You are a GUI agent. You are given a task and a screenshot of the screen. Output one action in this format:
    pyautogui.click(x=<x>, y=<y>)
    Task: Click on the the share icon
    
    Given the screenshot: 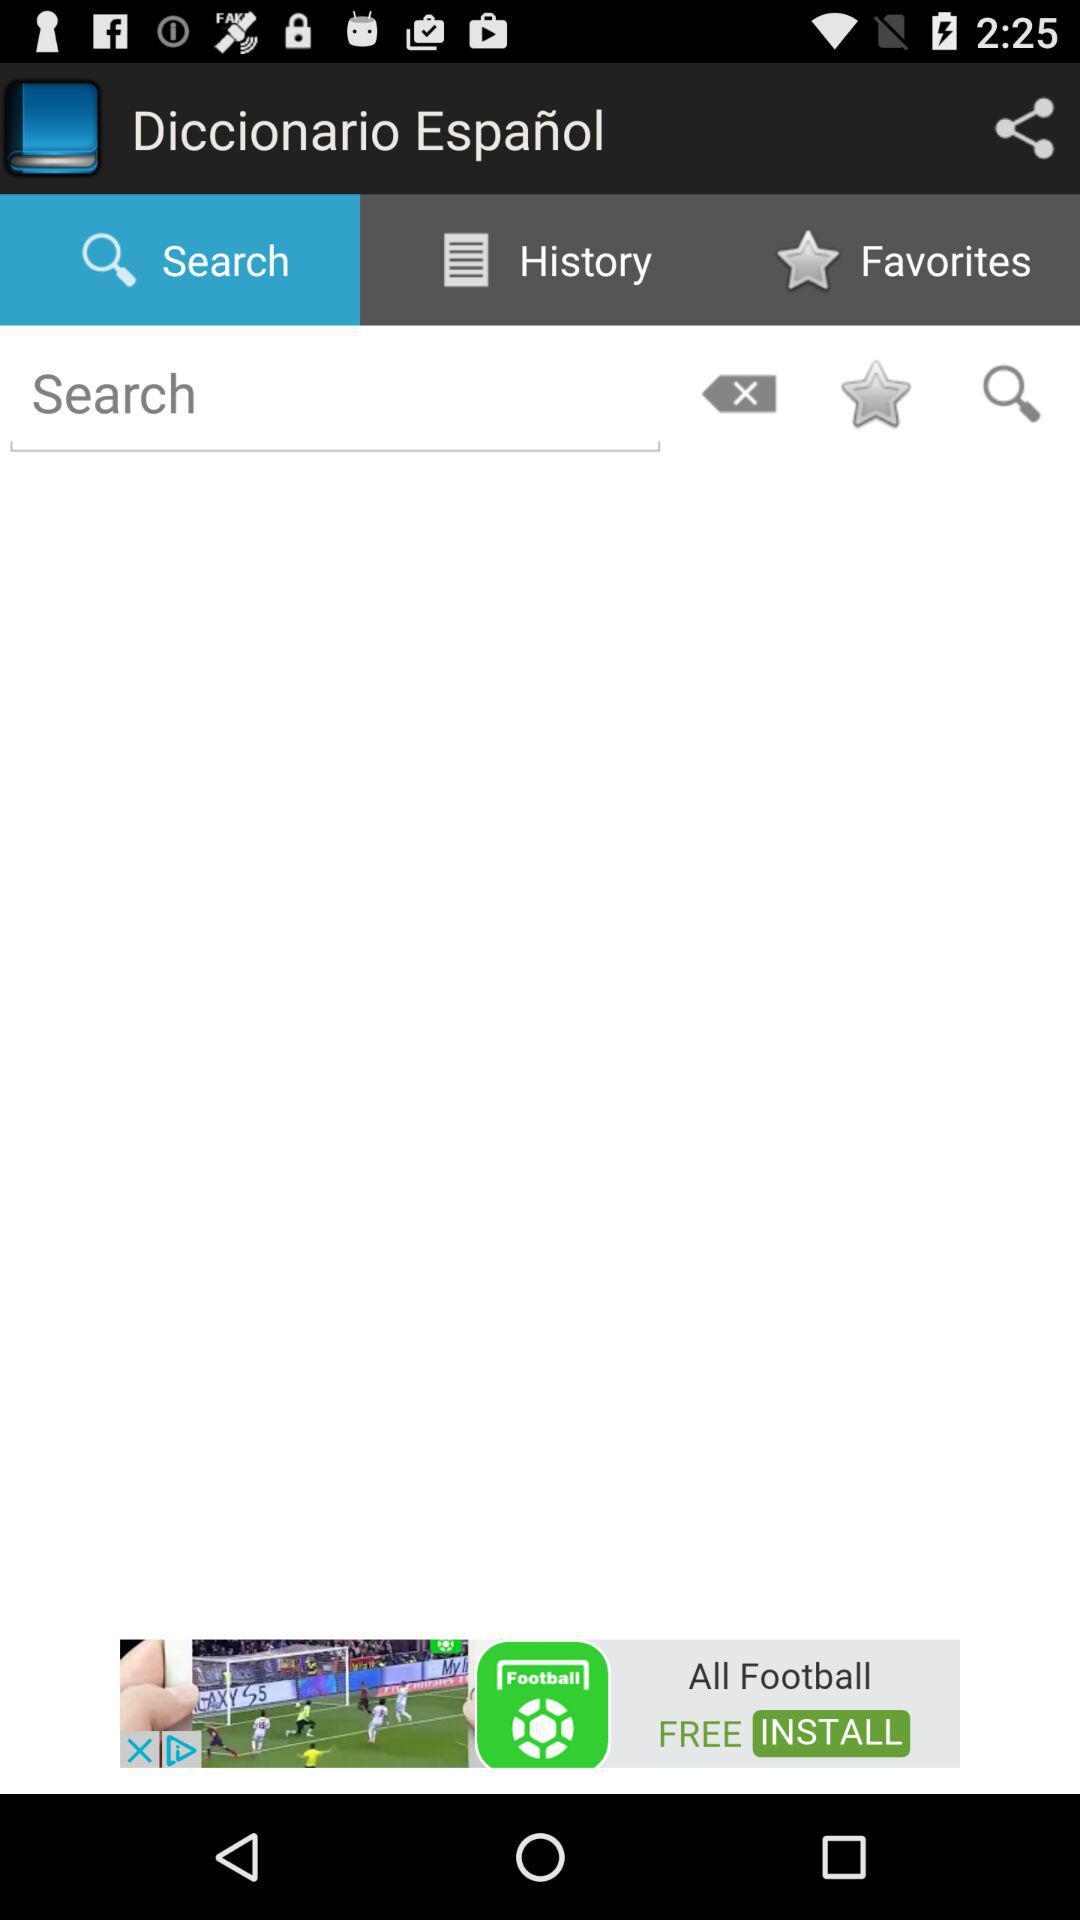 What is the action you would take?
    pyautogui.click(x=1024, y=136)
    